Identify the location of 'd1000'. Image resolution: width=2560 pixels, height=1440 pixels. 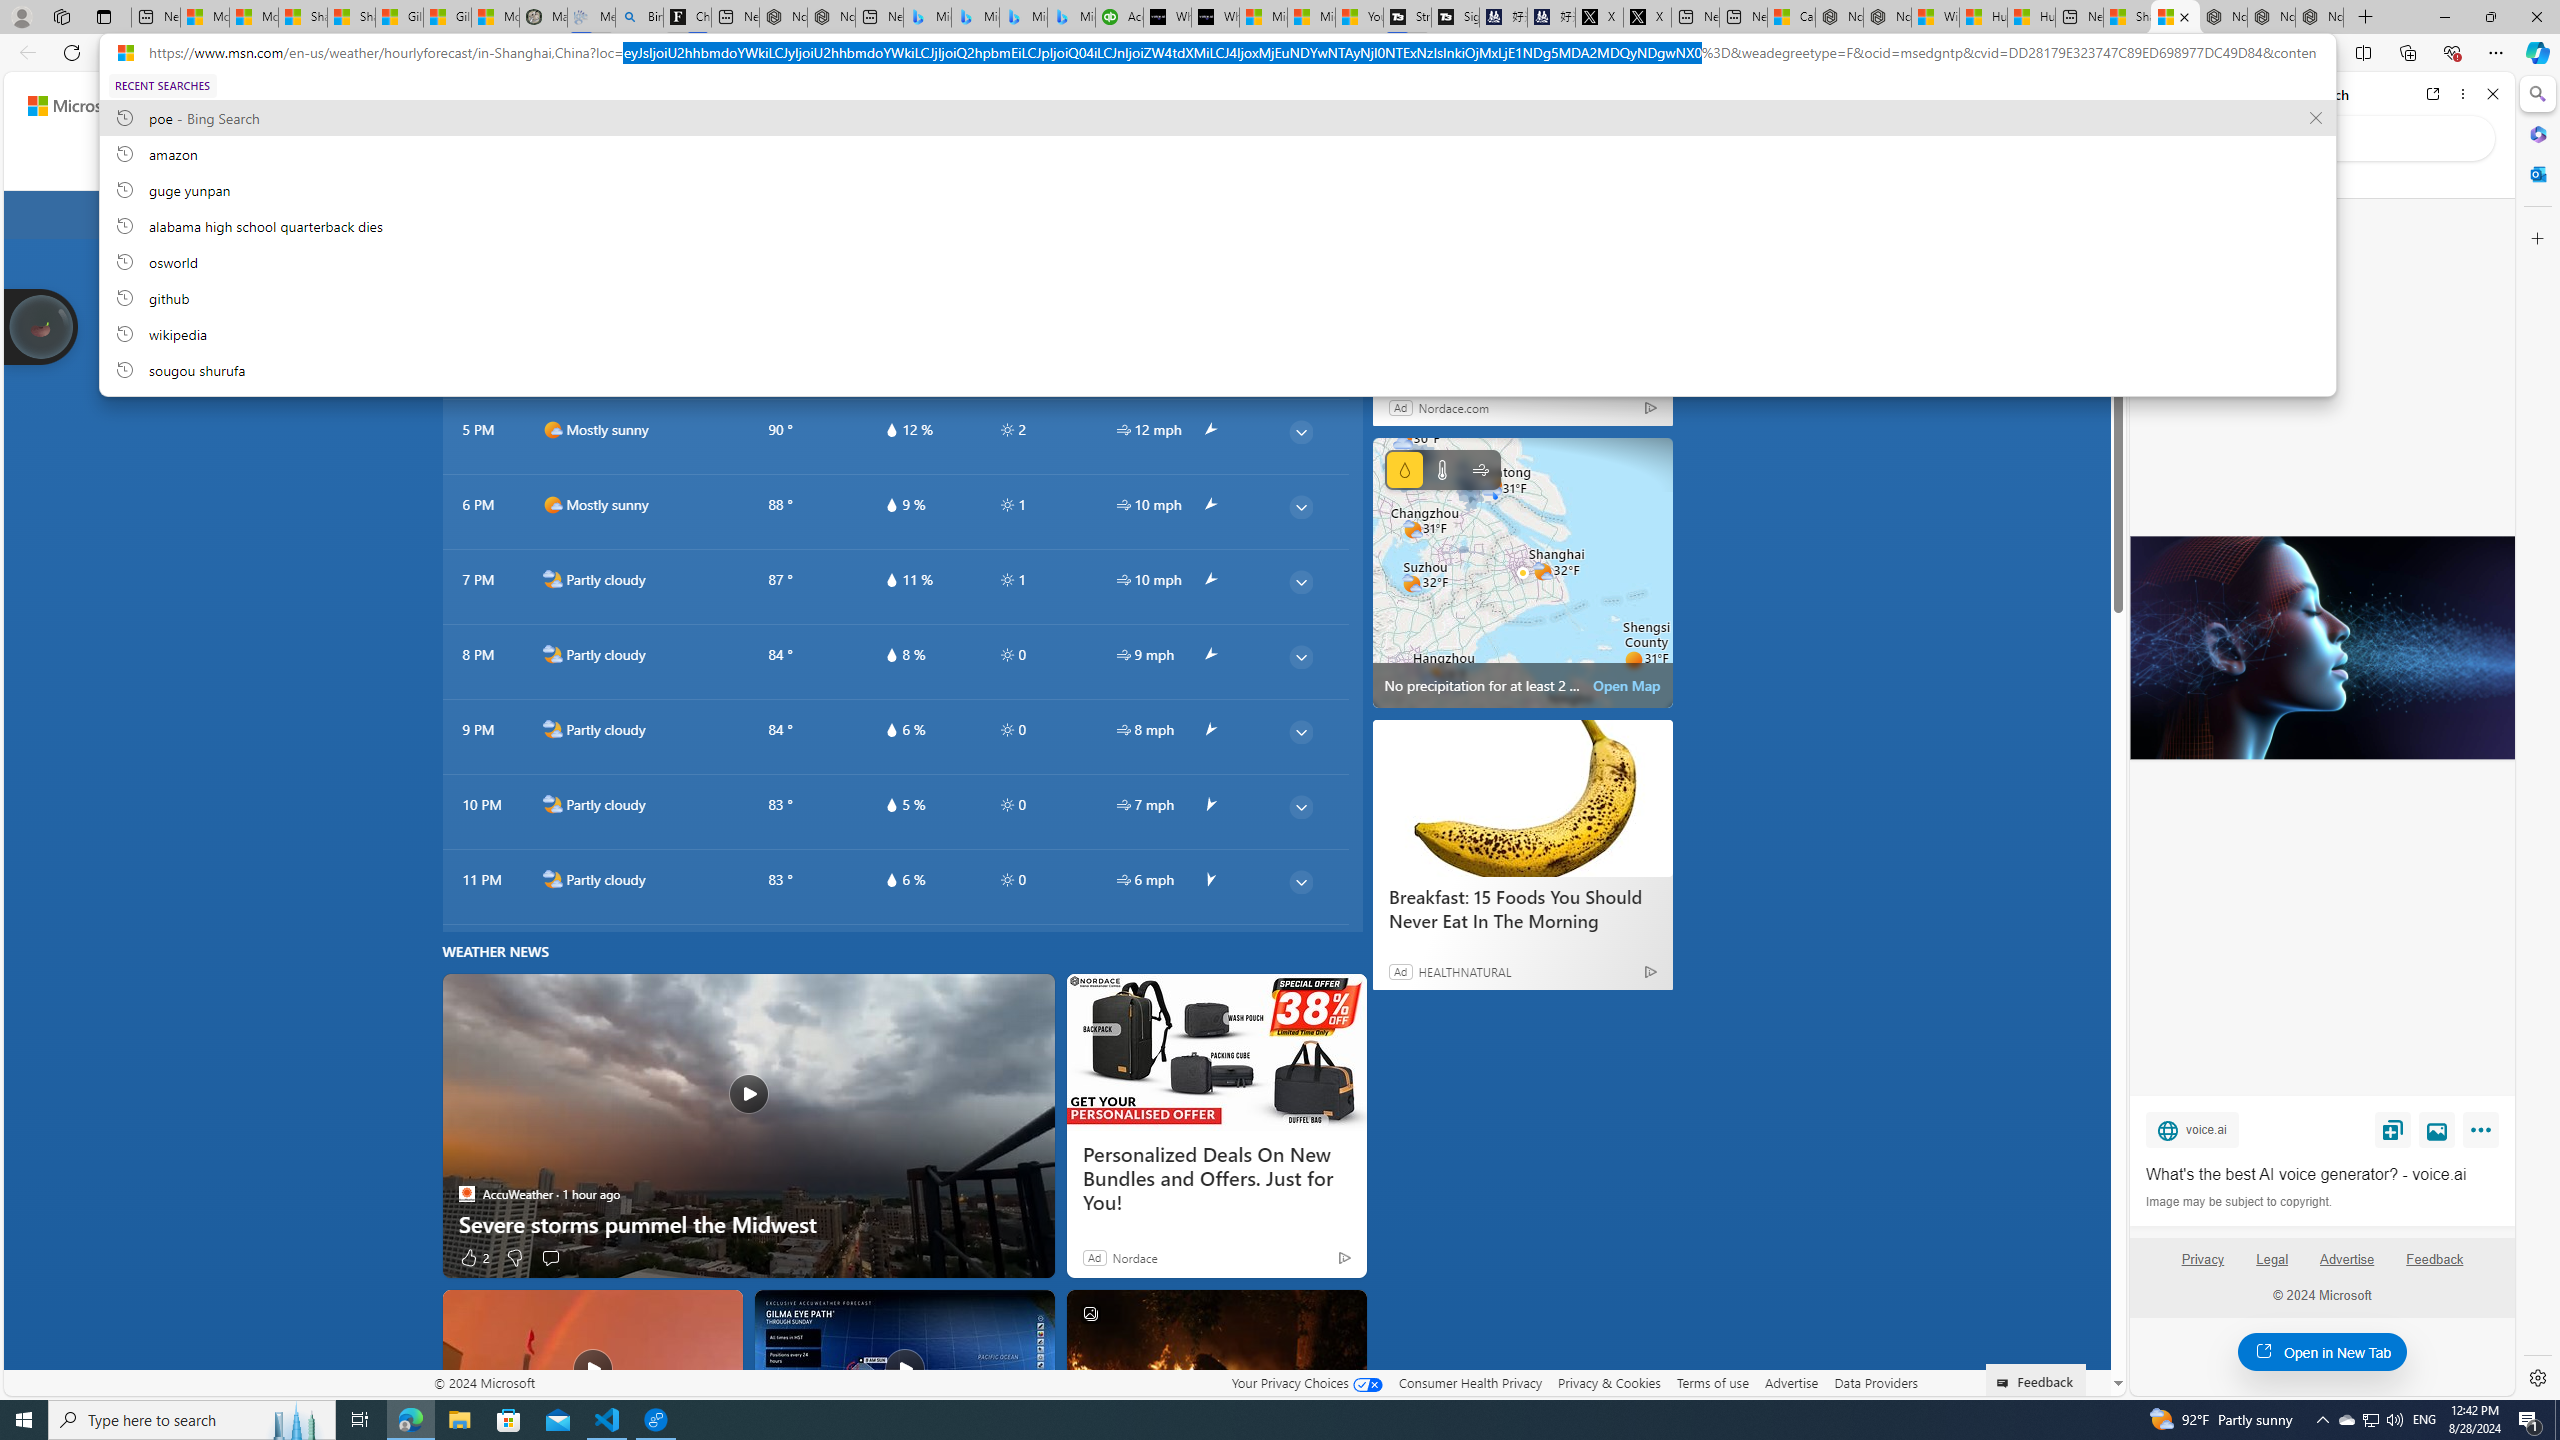
(551, 505).